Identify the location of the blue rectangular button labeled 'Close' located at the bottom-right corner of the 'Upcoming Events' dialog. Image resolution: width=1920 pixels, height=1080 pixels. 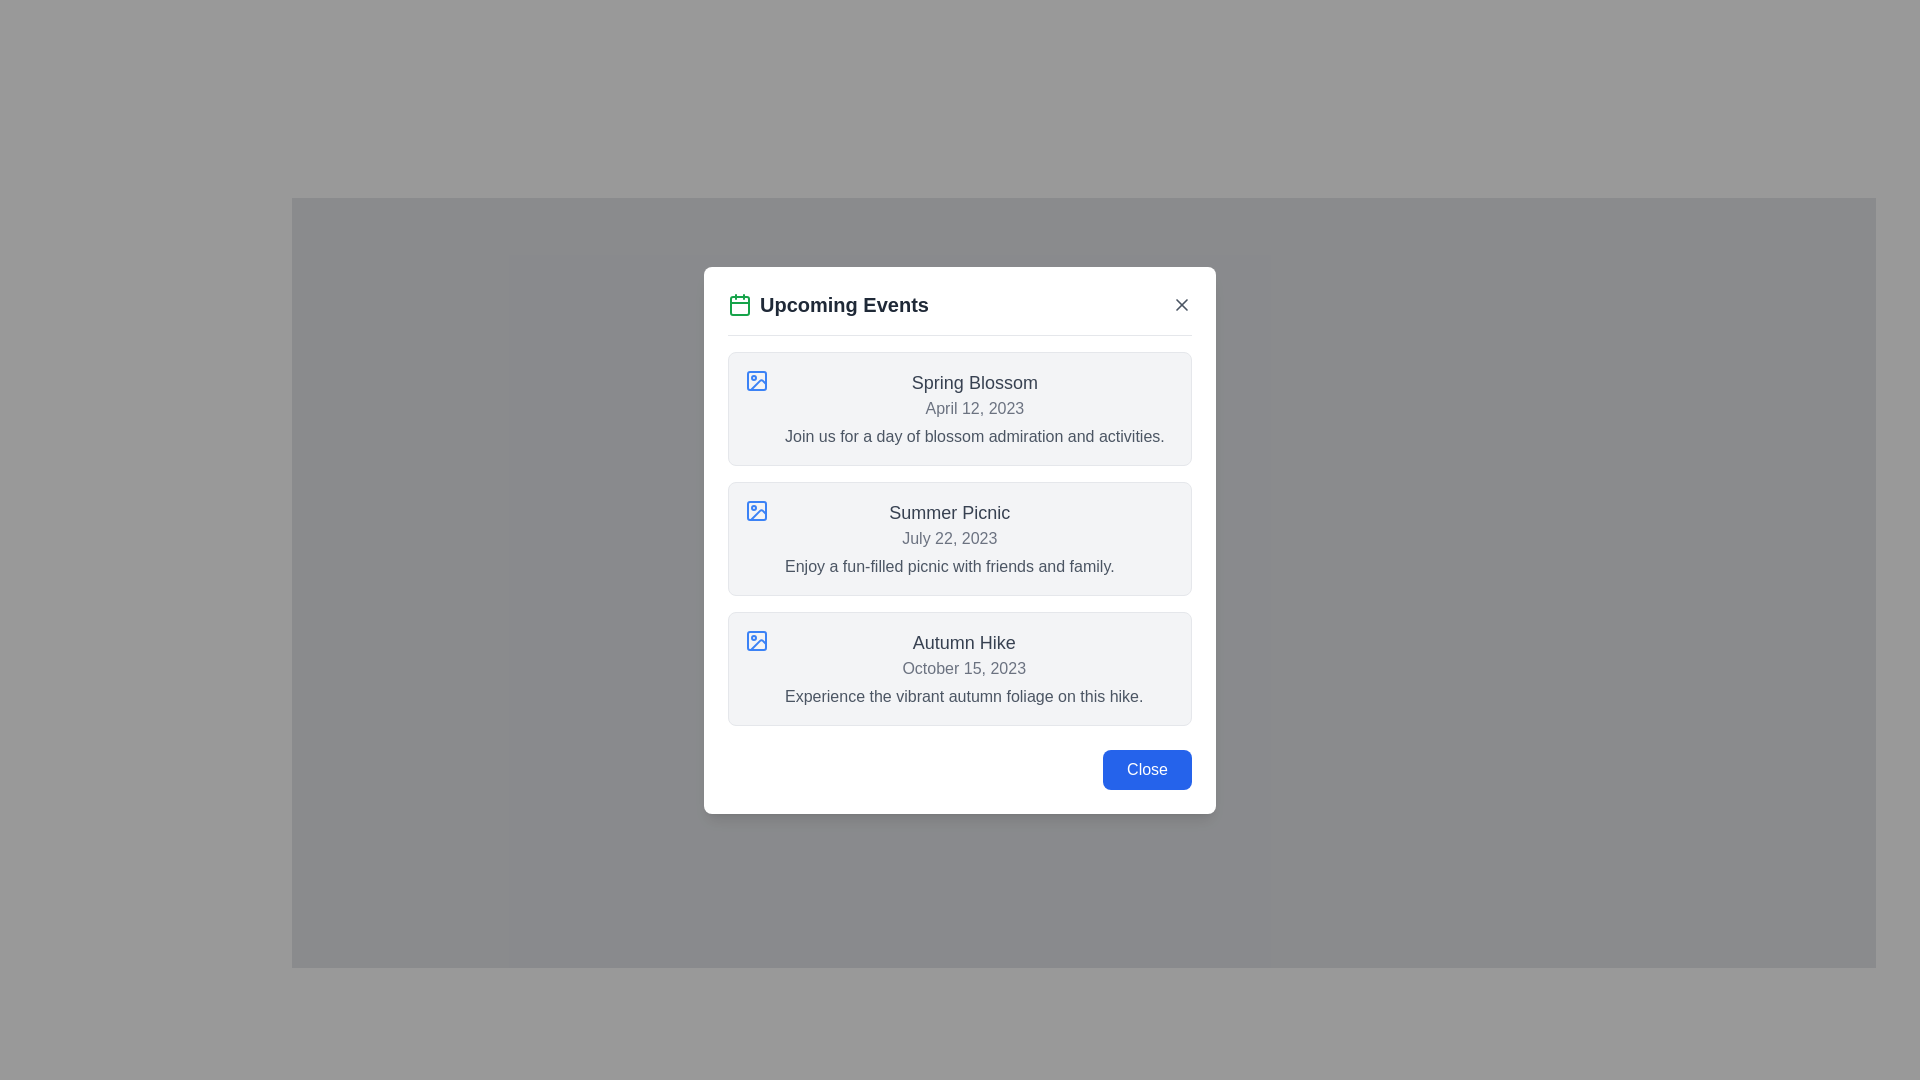
(1147, 768).